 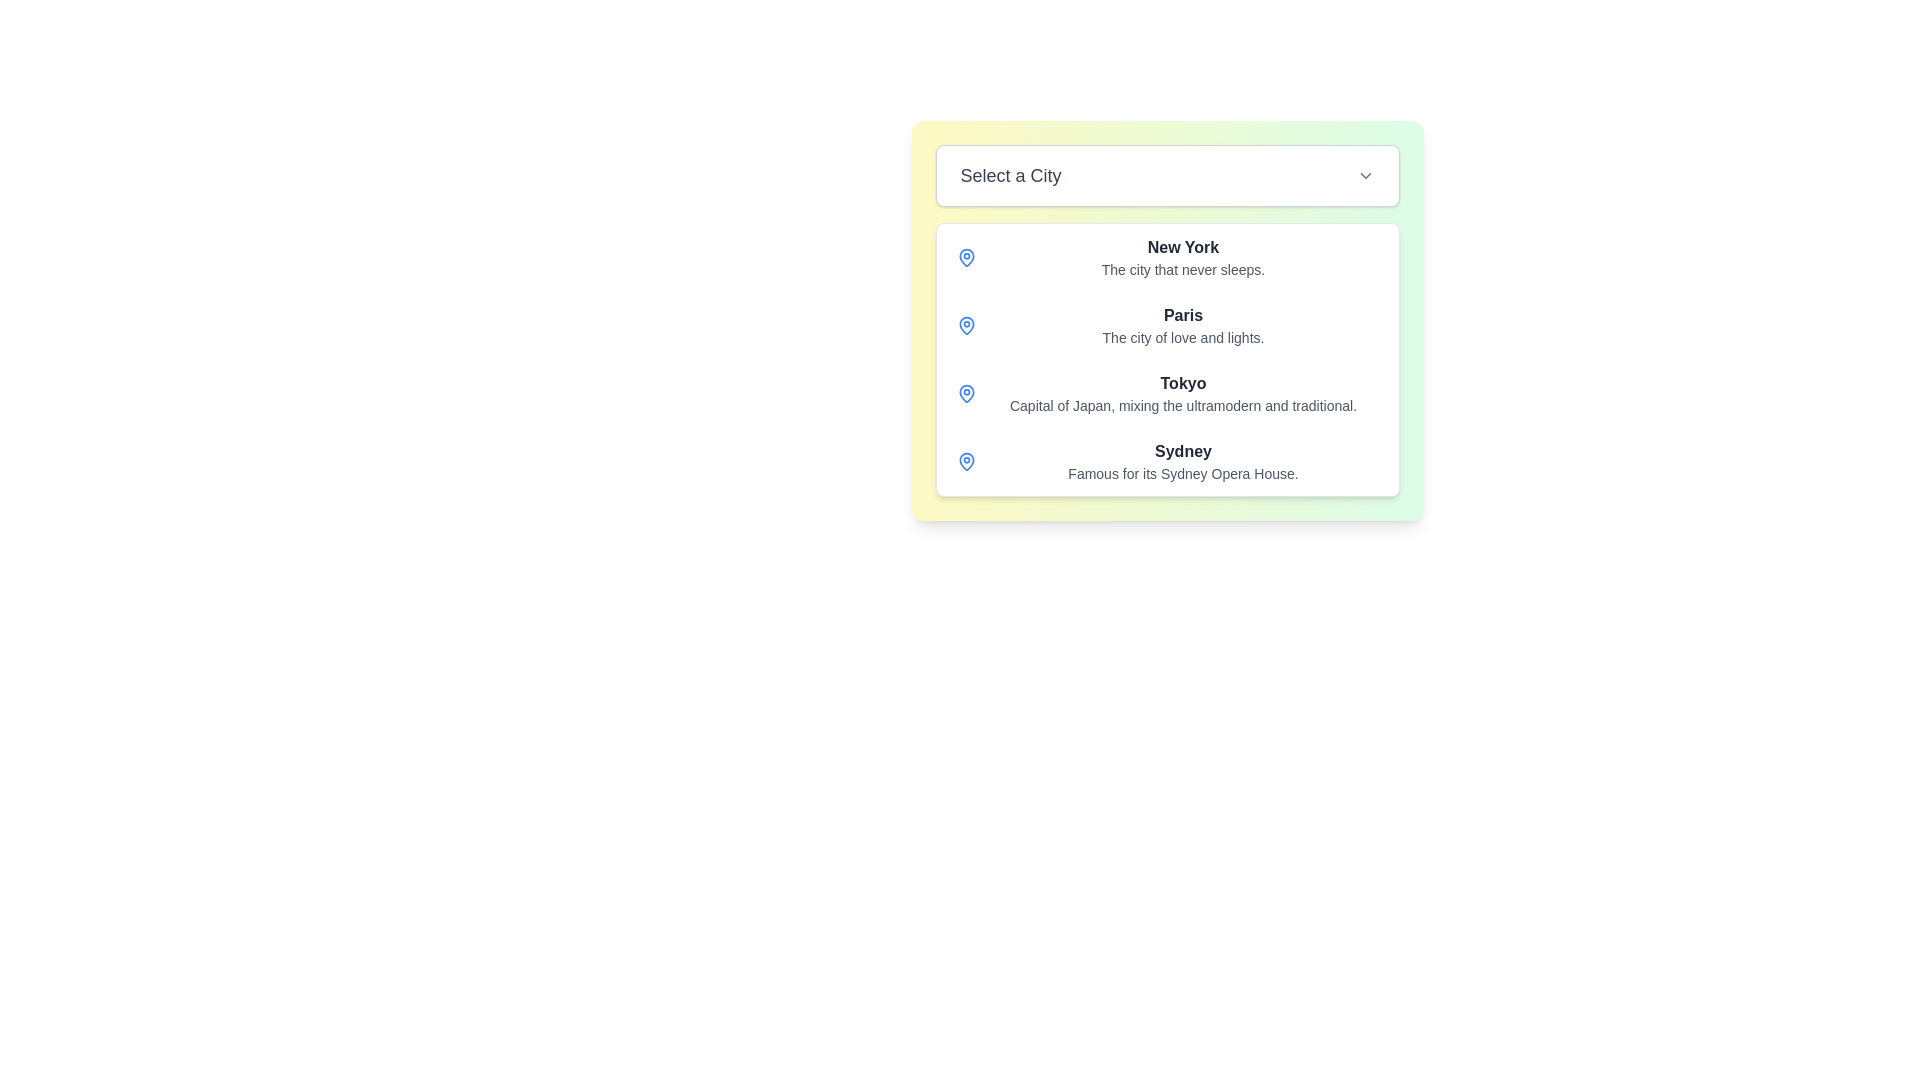 I want to click on the Dropdown menu trigger labeled 'Select a City', so click(x=1167, y=175).